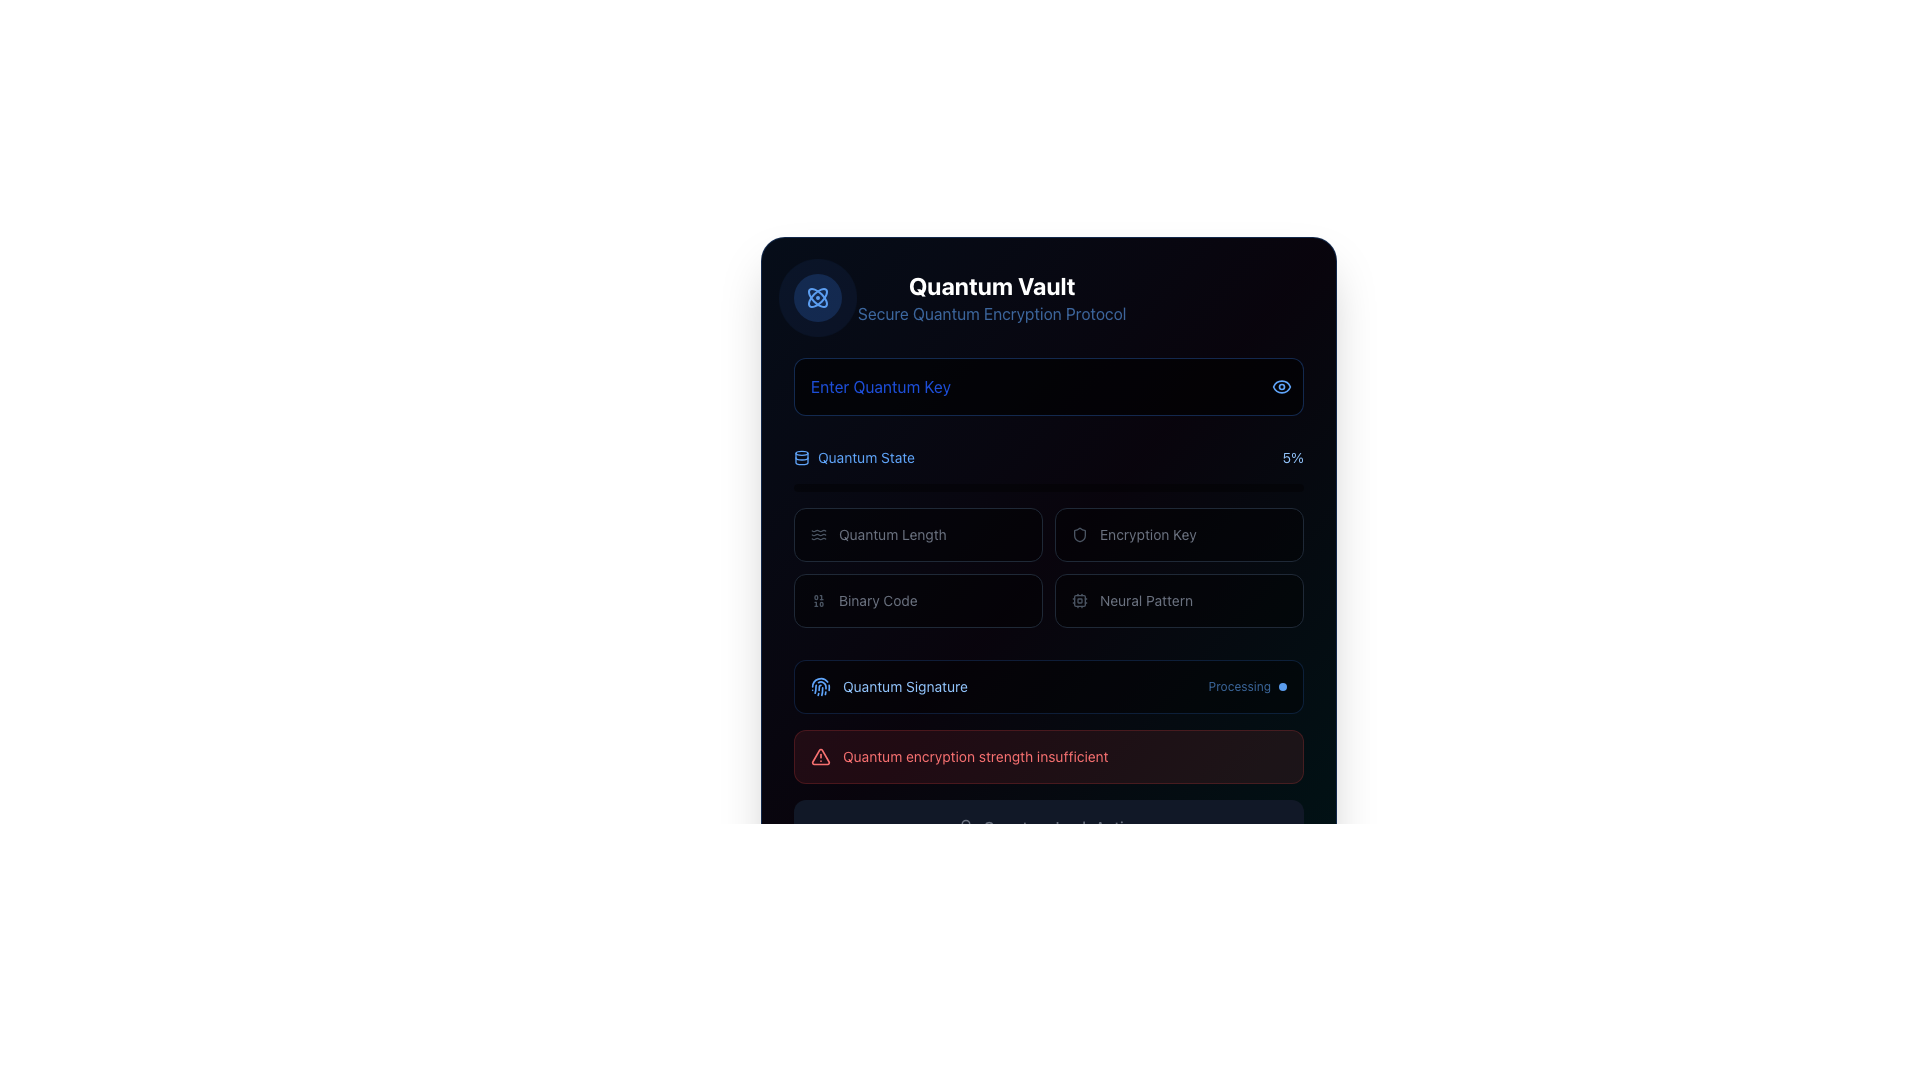  I want to click on the text label displaying 'Quantum Signature' in light blue, which is located to the right of a fingerprint icon in the lower-middle section of the interface, so click(904, 685).